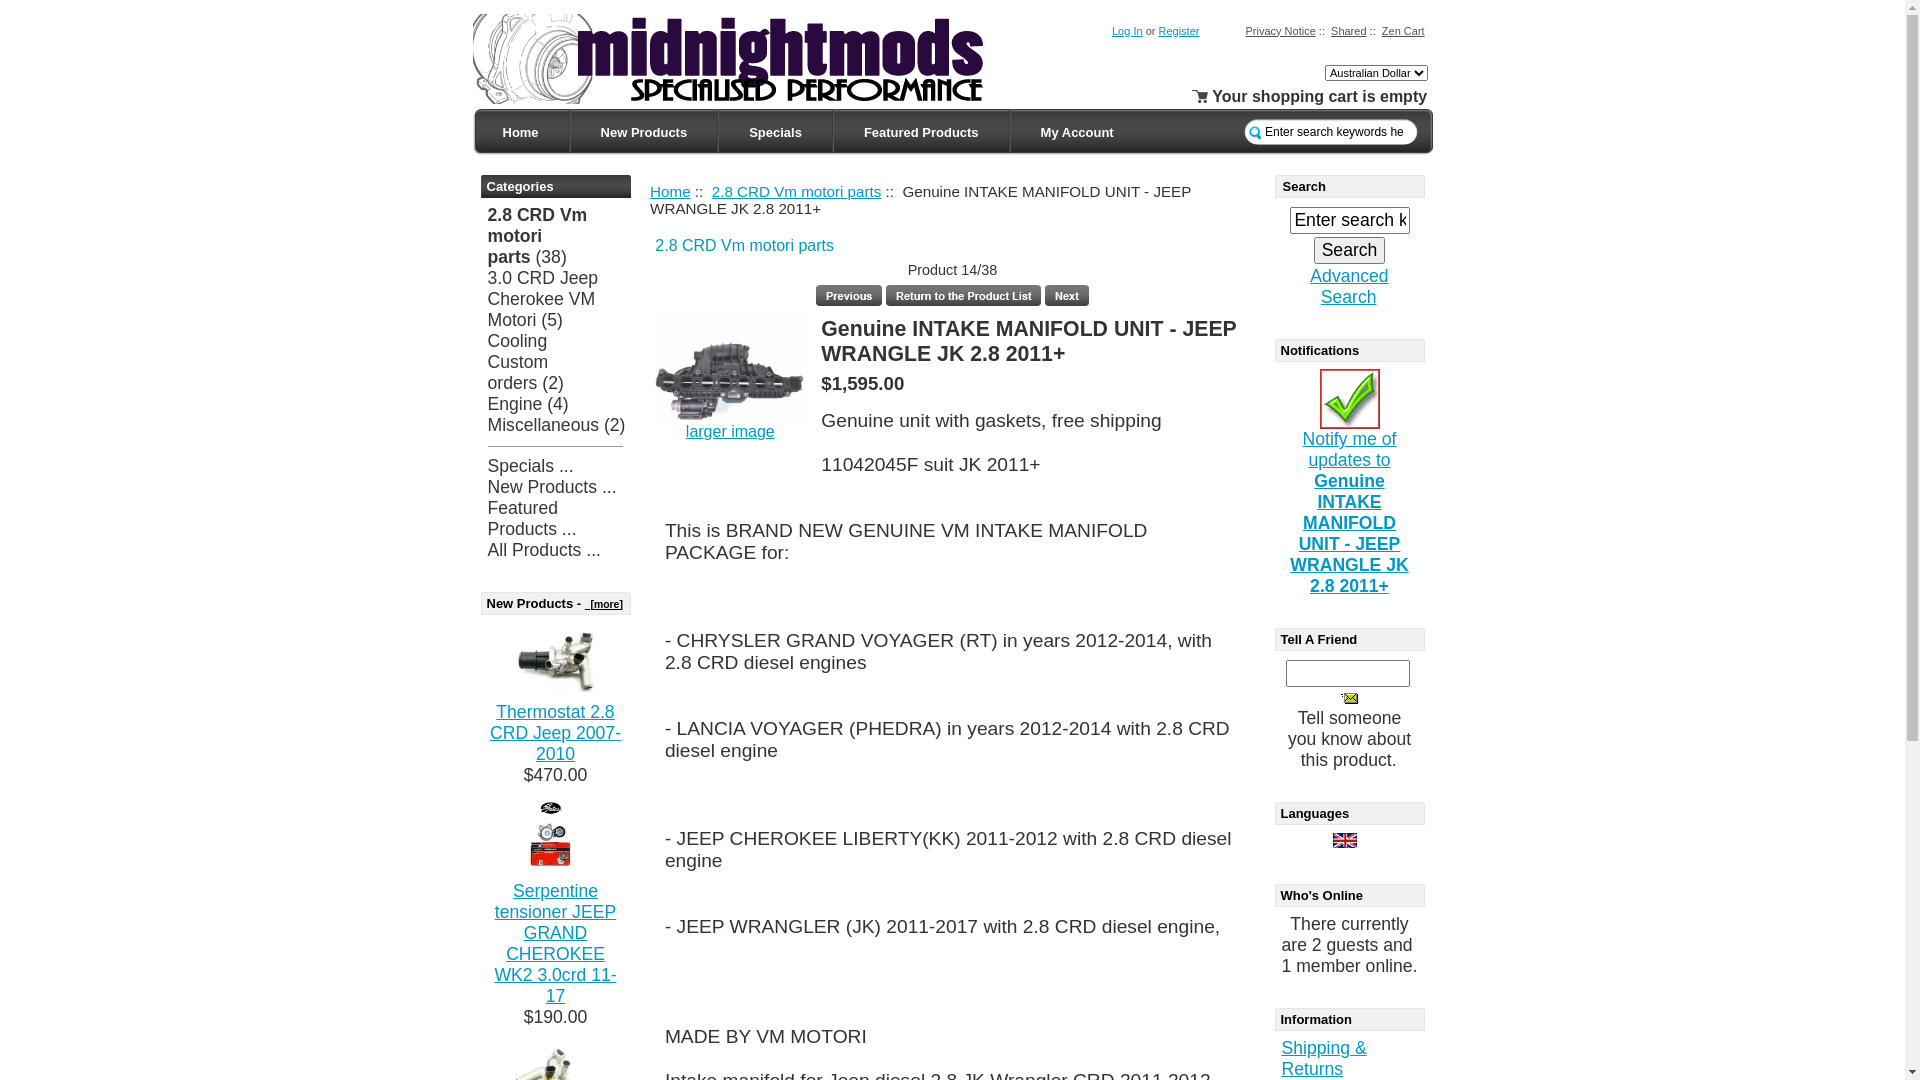 The width and height of the screenshot is (1920, 1080). Describe the element at coordinates (543, 299) in the screenshot. I see `'3.0 CRD Jeep Cherokee VM Motori'` at that location.